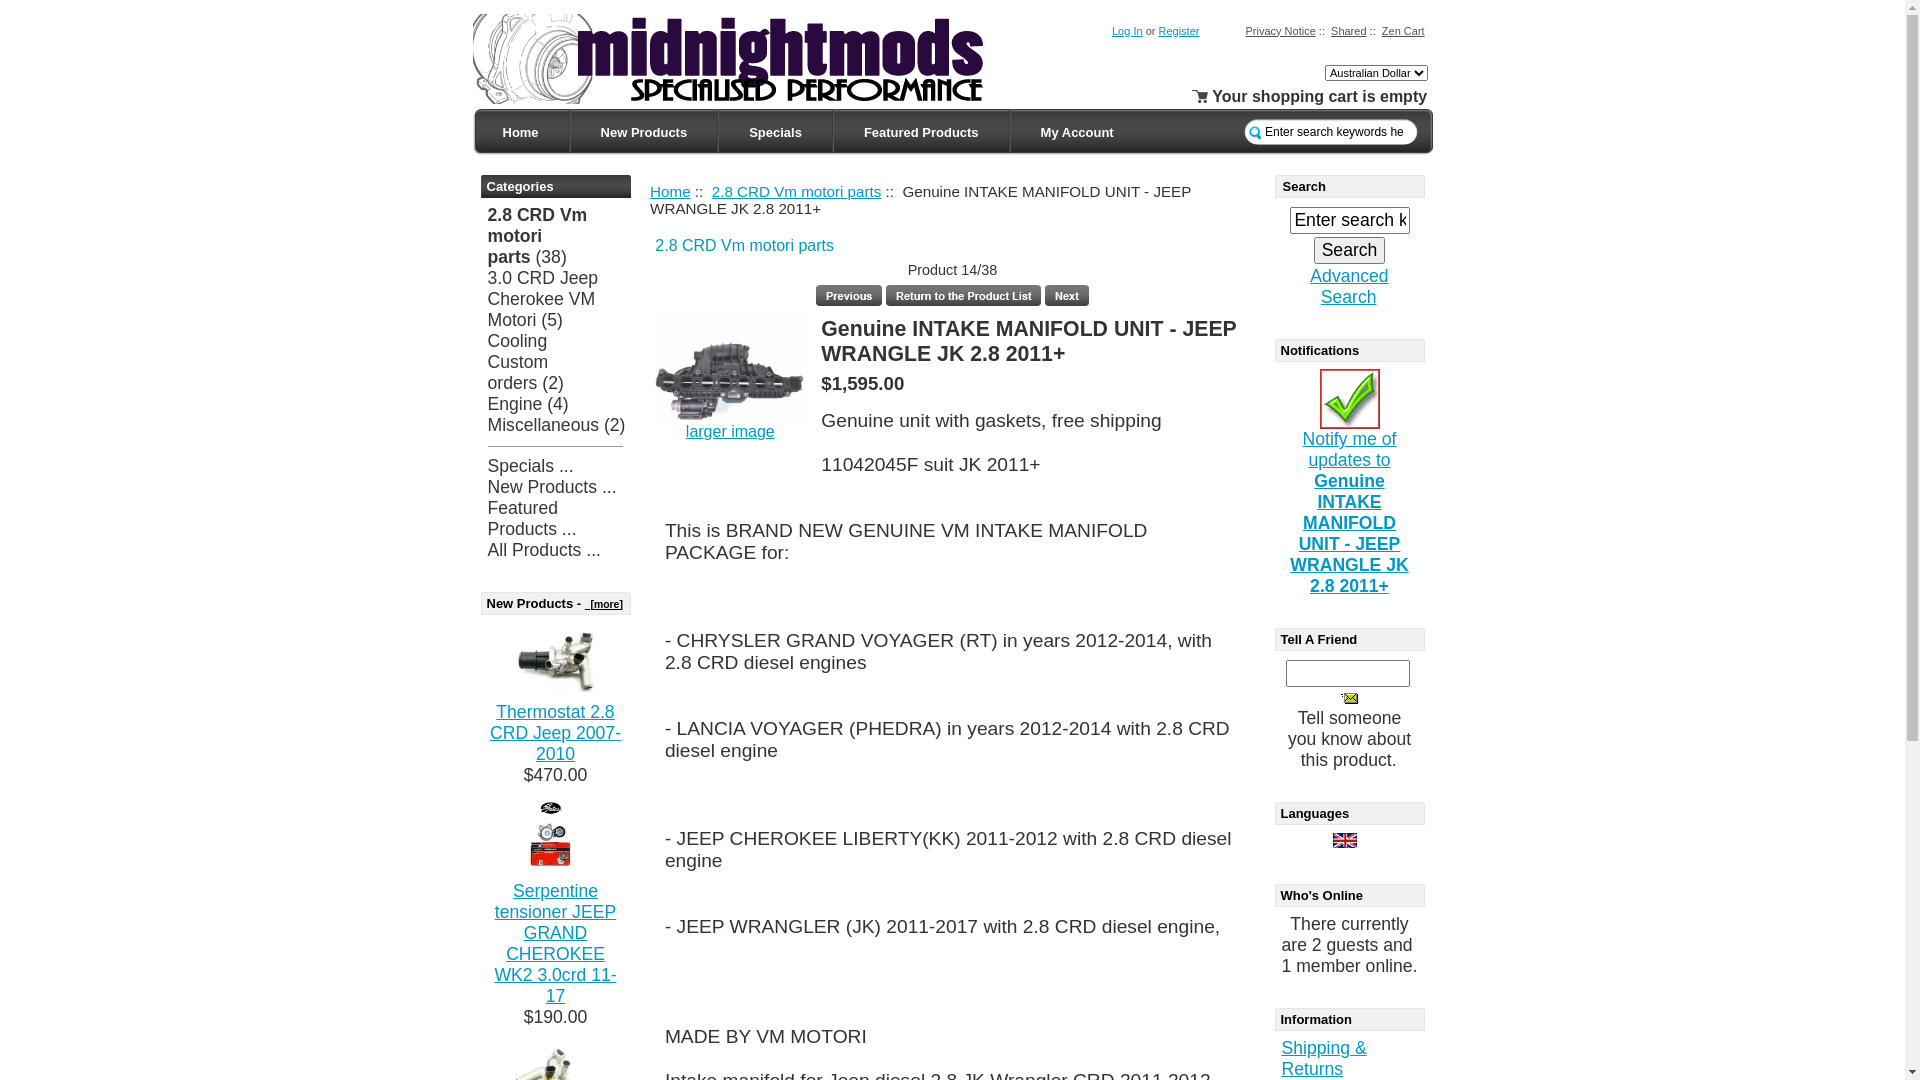 The width and height of the screenshot is (1920, 1080). Describe the element at coordinates (543, 299) in the screenshot. I see `'3.0 CRD Jeep Cherokee VM Motori'` at that location.